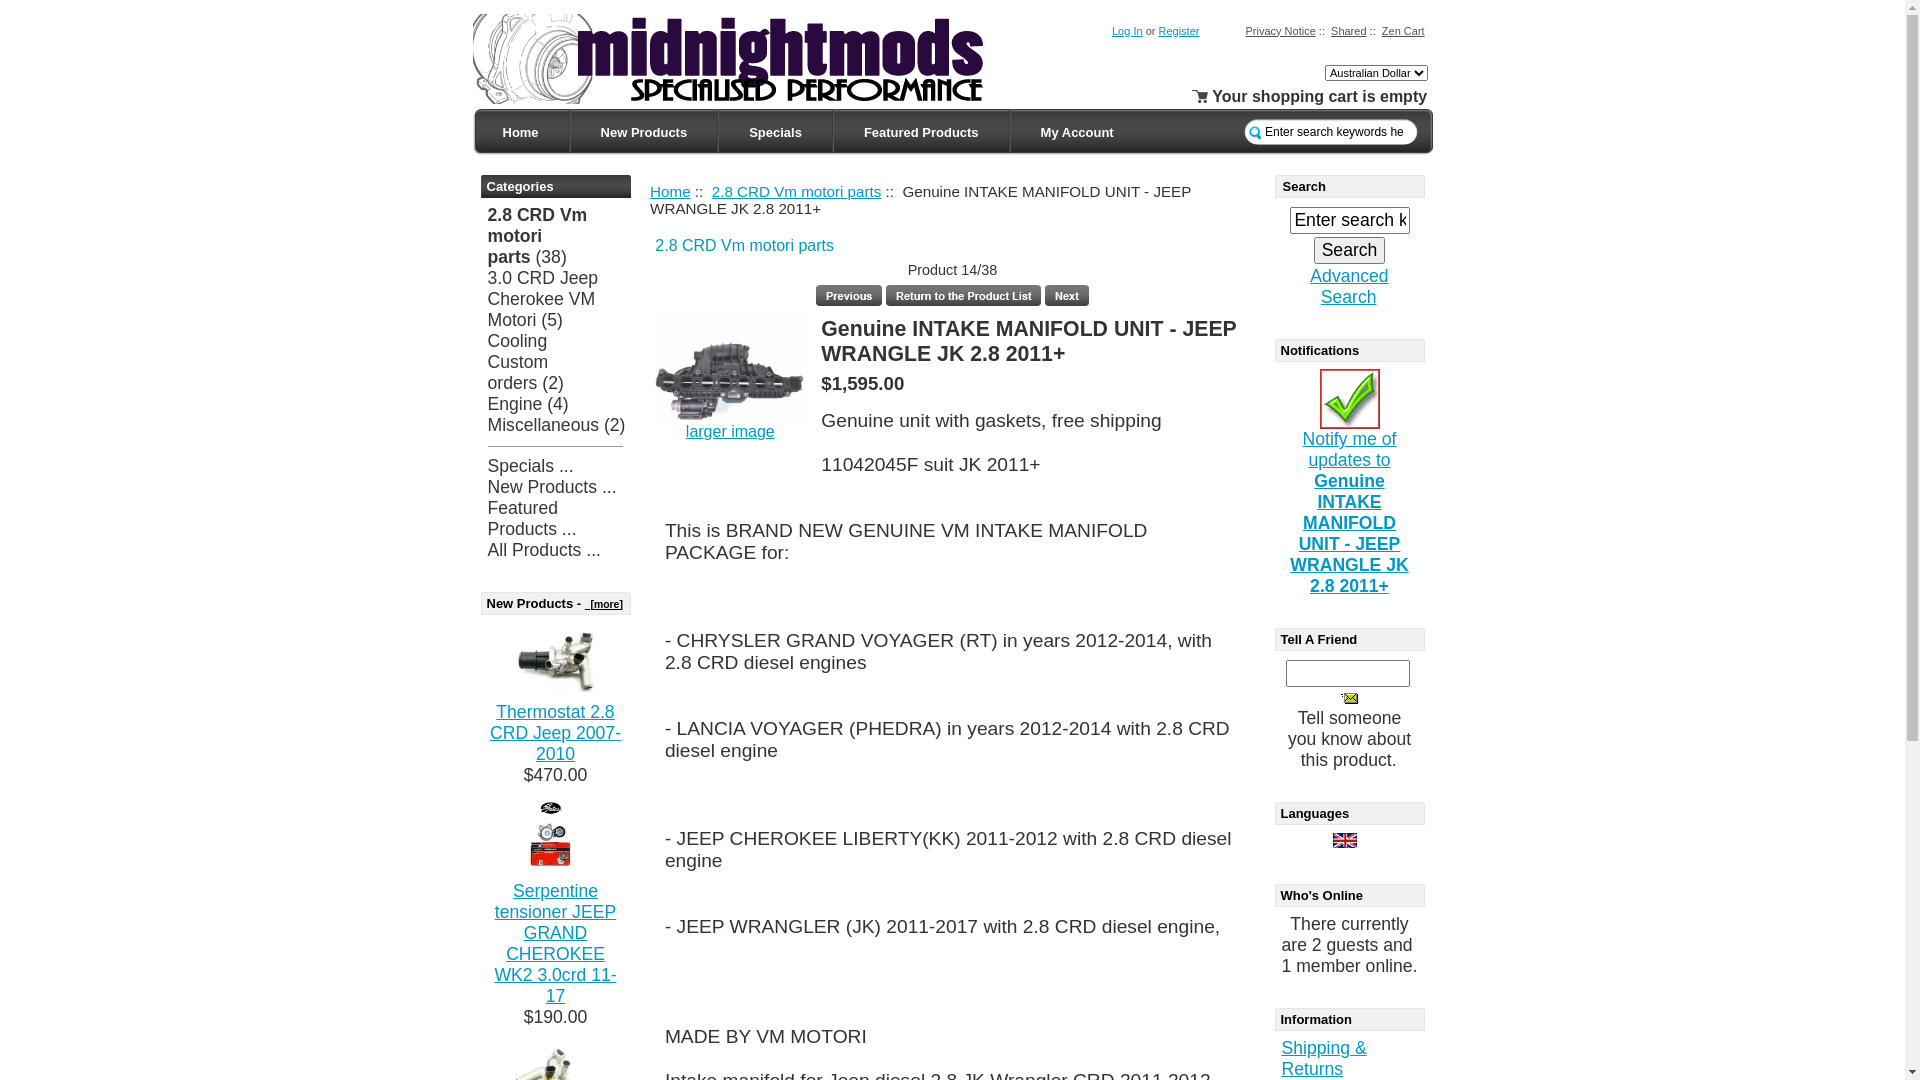 The width and height of the screenshot is (1920, 1080). Describe the element at coordinates (543, 299) in the screenshot. I see `'3.0 CRD Jeep Cherokee VM Motori'` at that location.